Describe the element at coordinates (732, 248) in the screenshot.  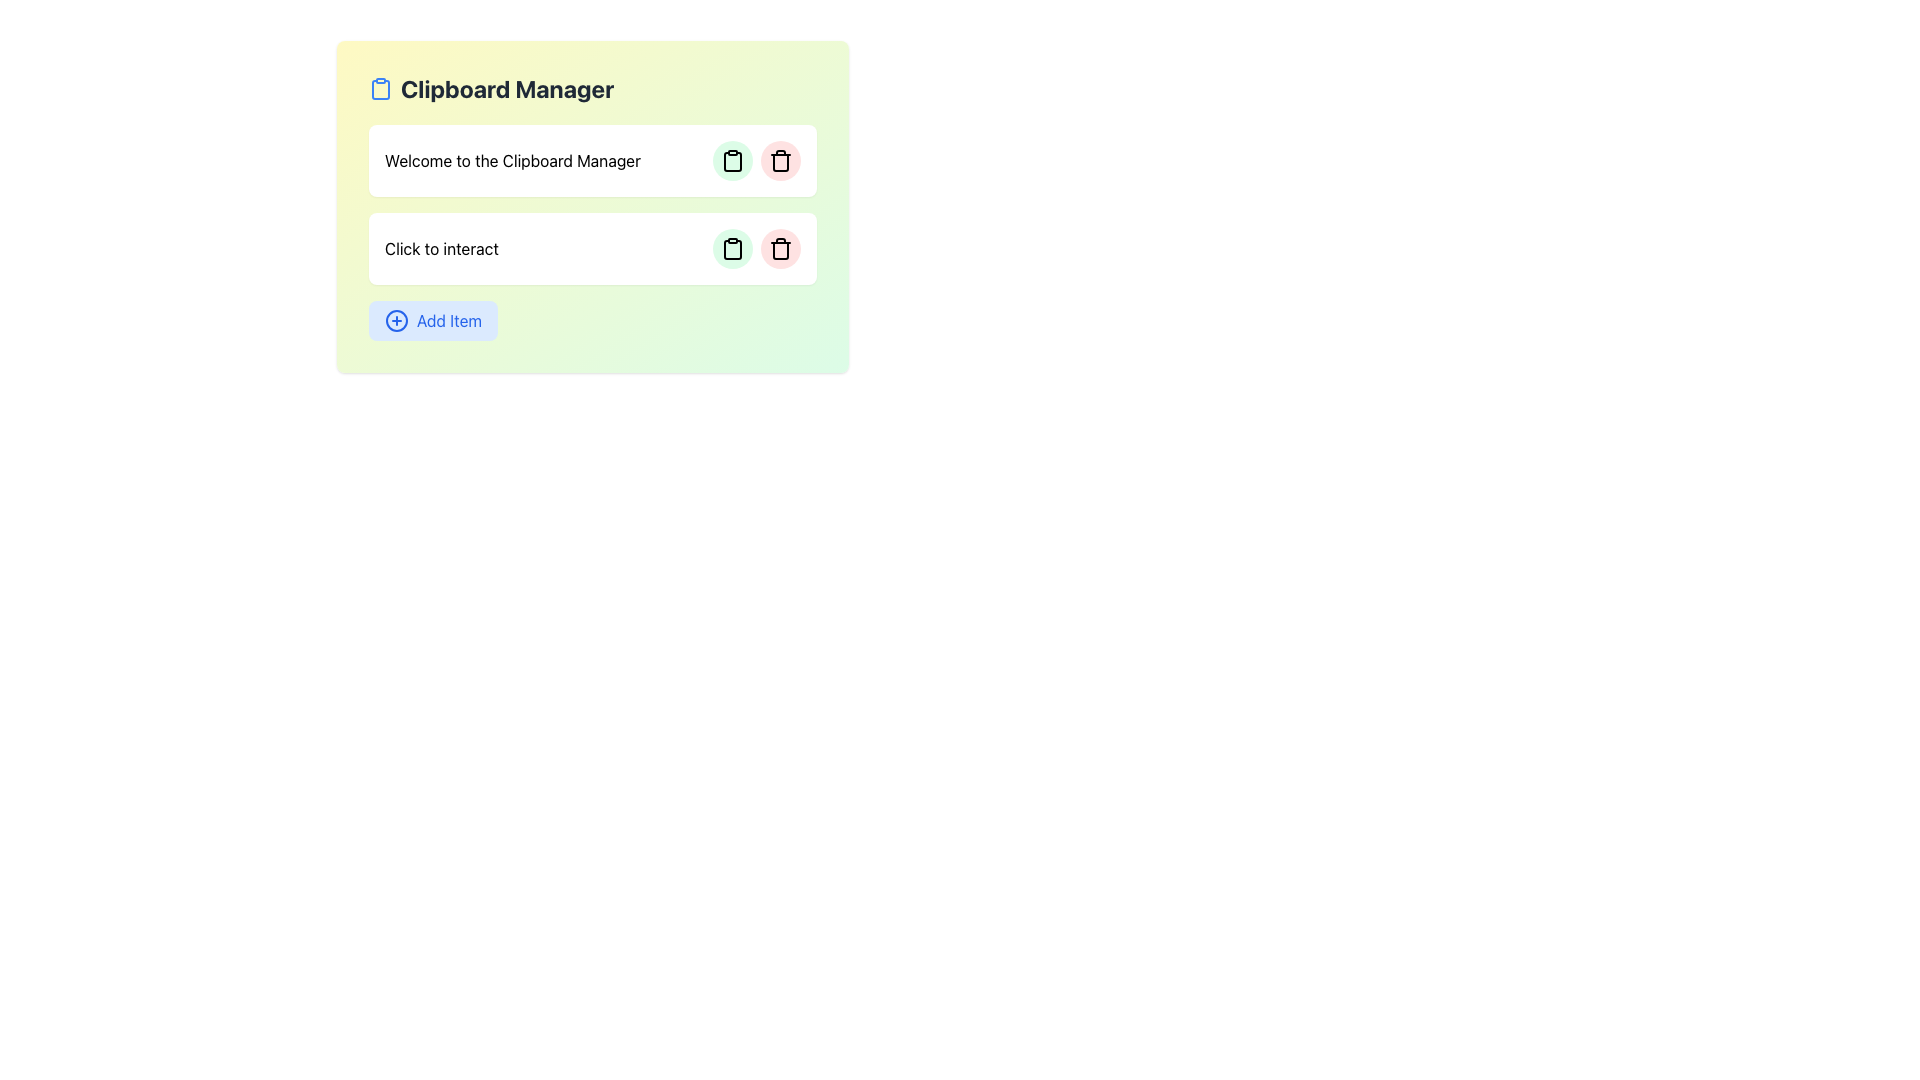
I see `the circular green button with a clipboard icon` at that location.